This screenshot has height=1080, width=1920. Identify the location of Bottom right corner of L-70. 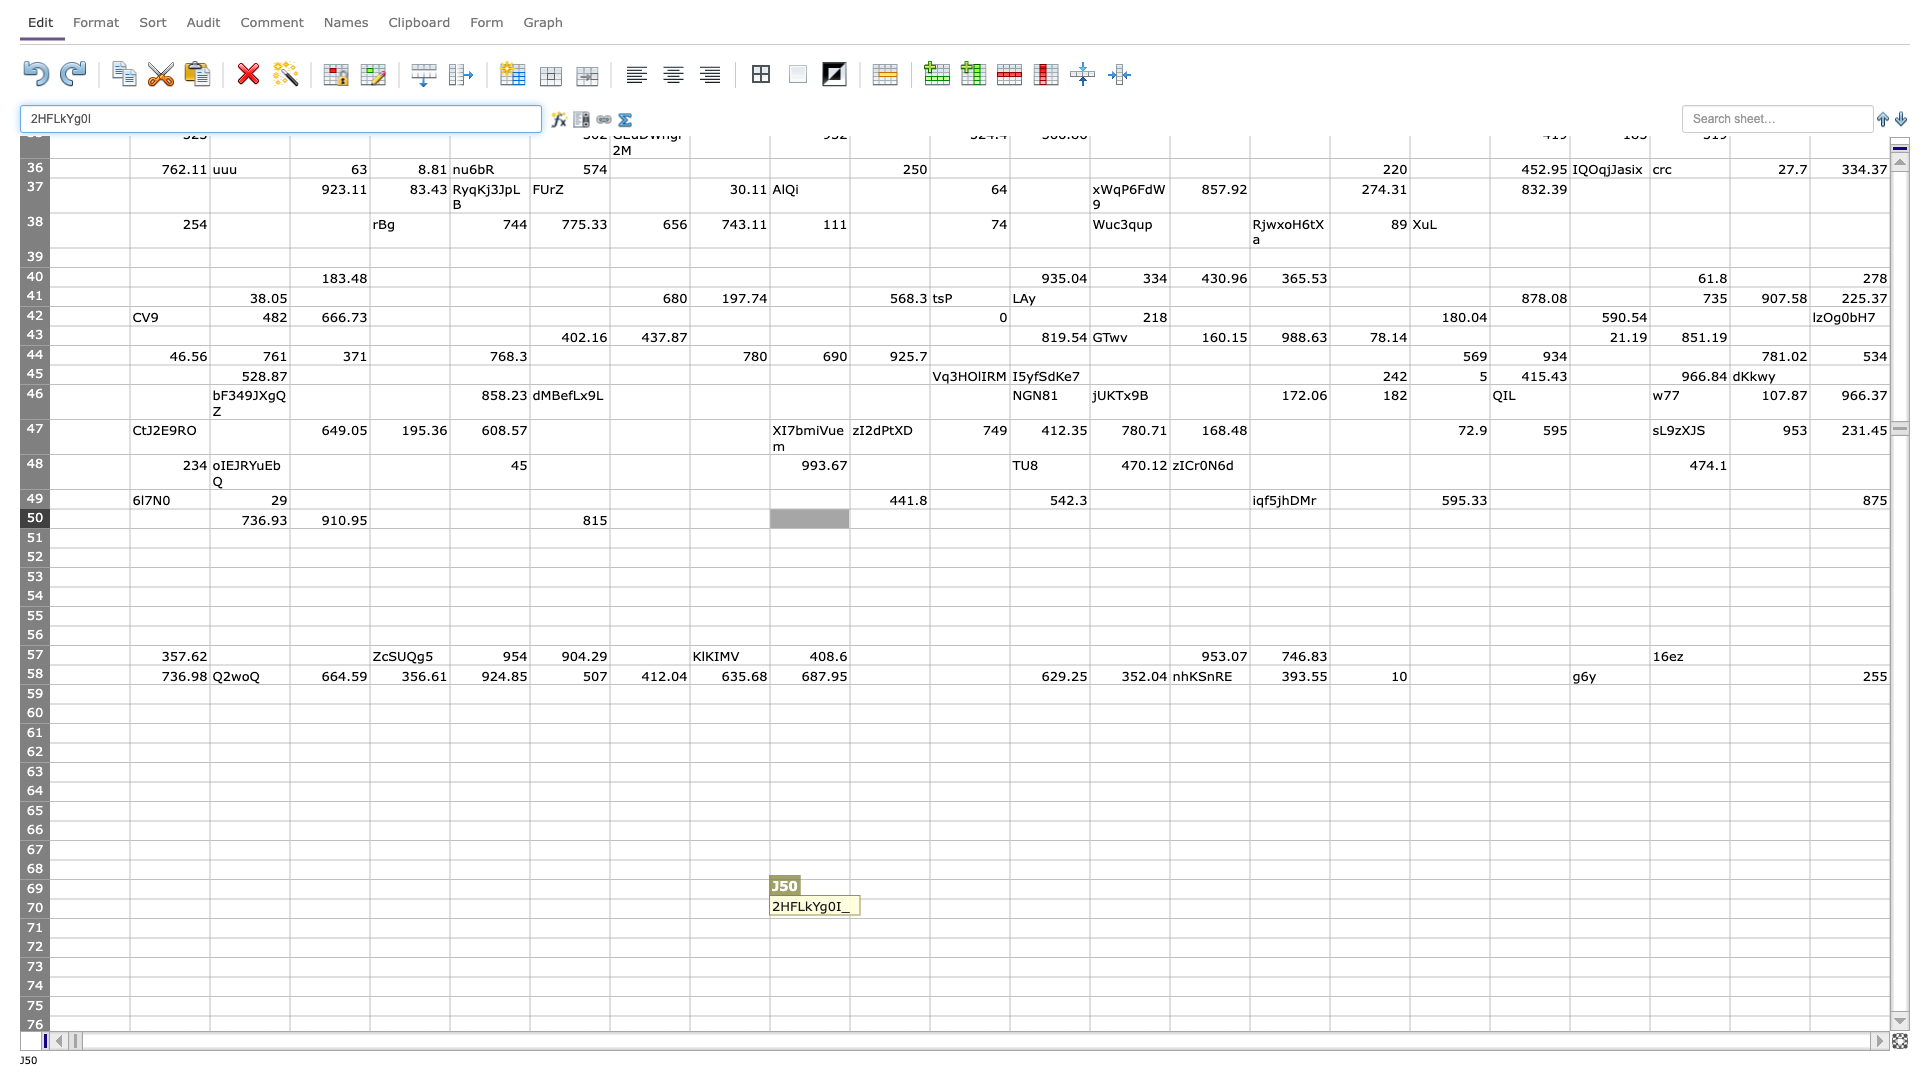
(1009, 918).